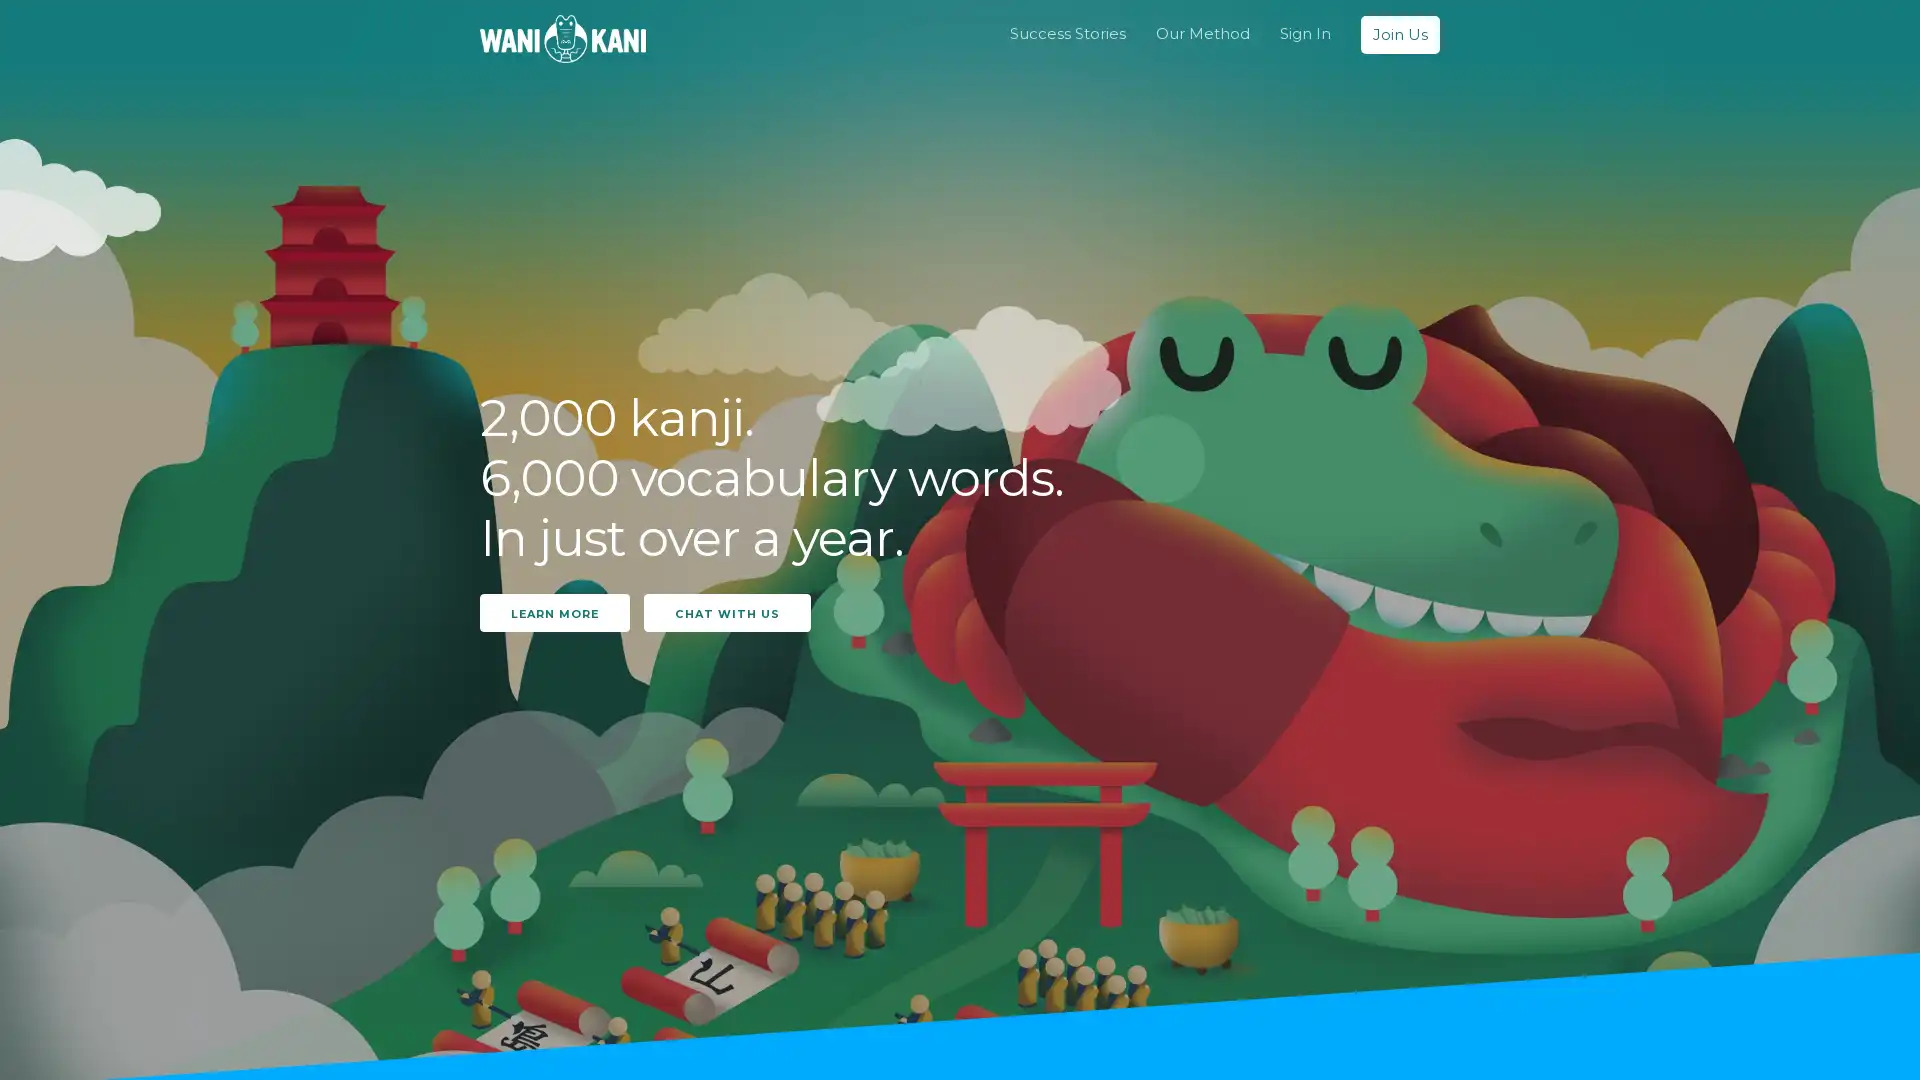 Image resolution: width=1920 pixels, height=1080 pixels. I want to click on CHAT WITH US, so click(726, 611).